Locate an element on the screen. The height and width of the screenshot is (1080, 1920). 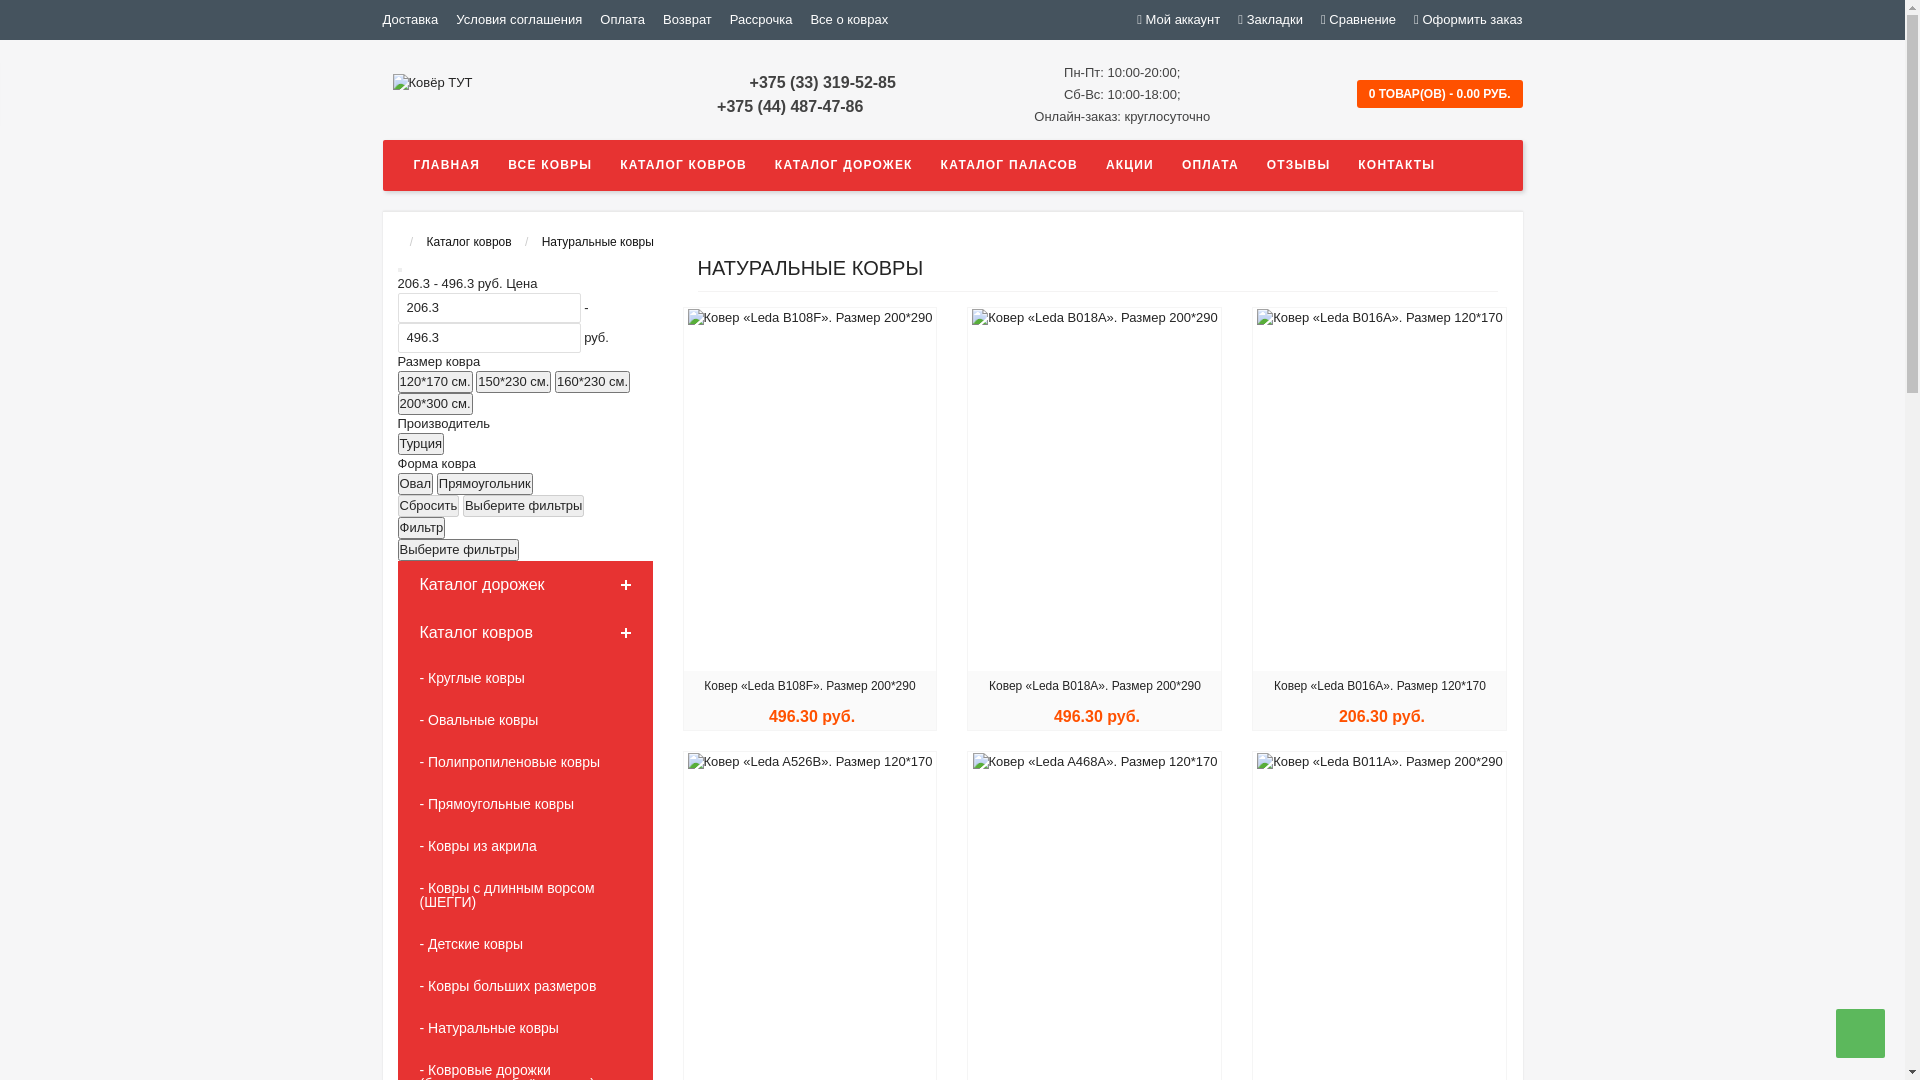
'+375 (33) 319-52-85' is located at coordinates (822, 81).